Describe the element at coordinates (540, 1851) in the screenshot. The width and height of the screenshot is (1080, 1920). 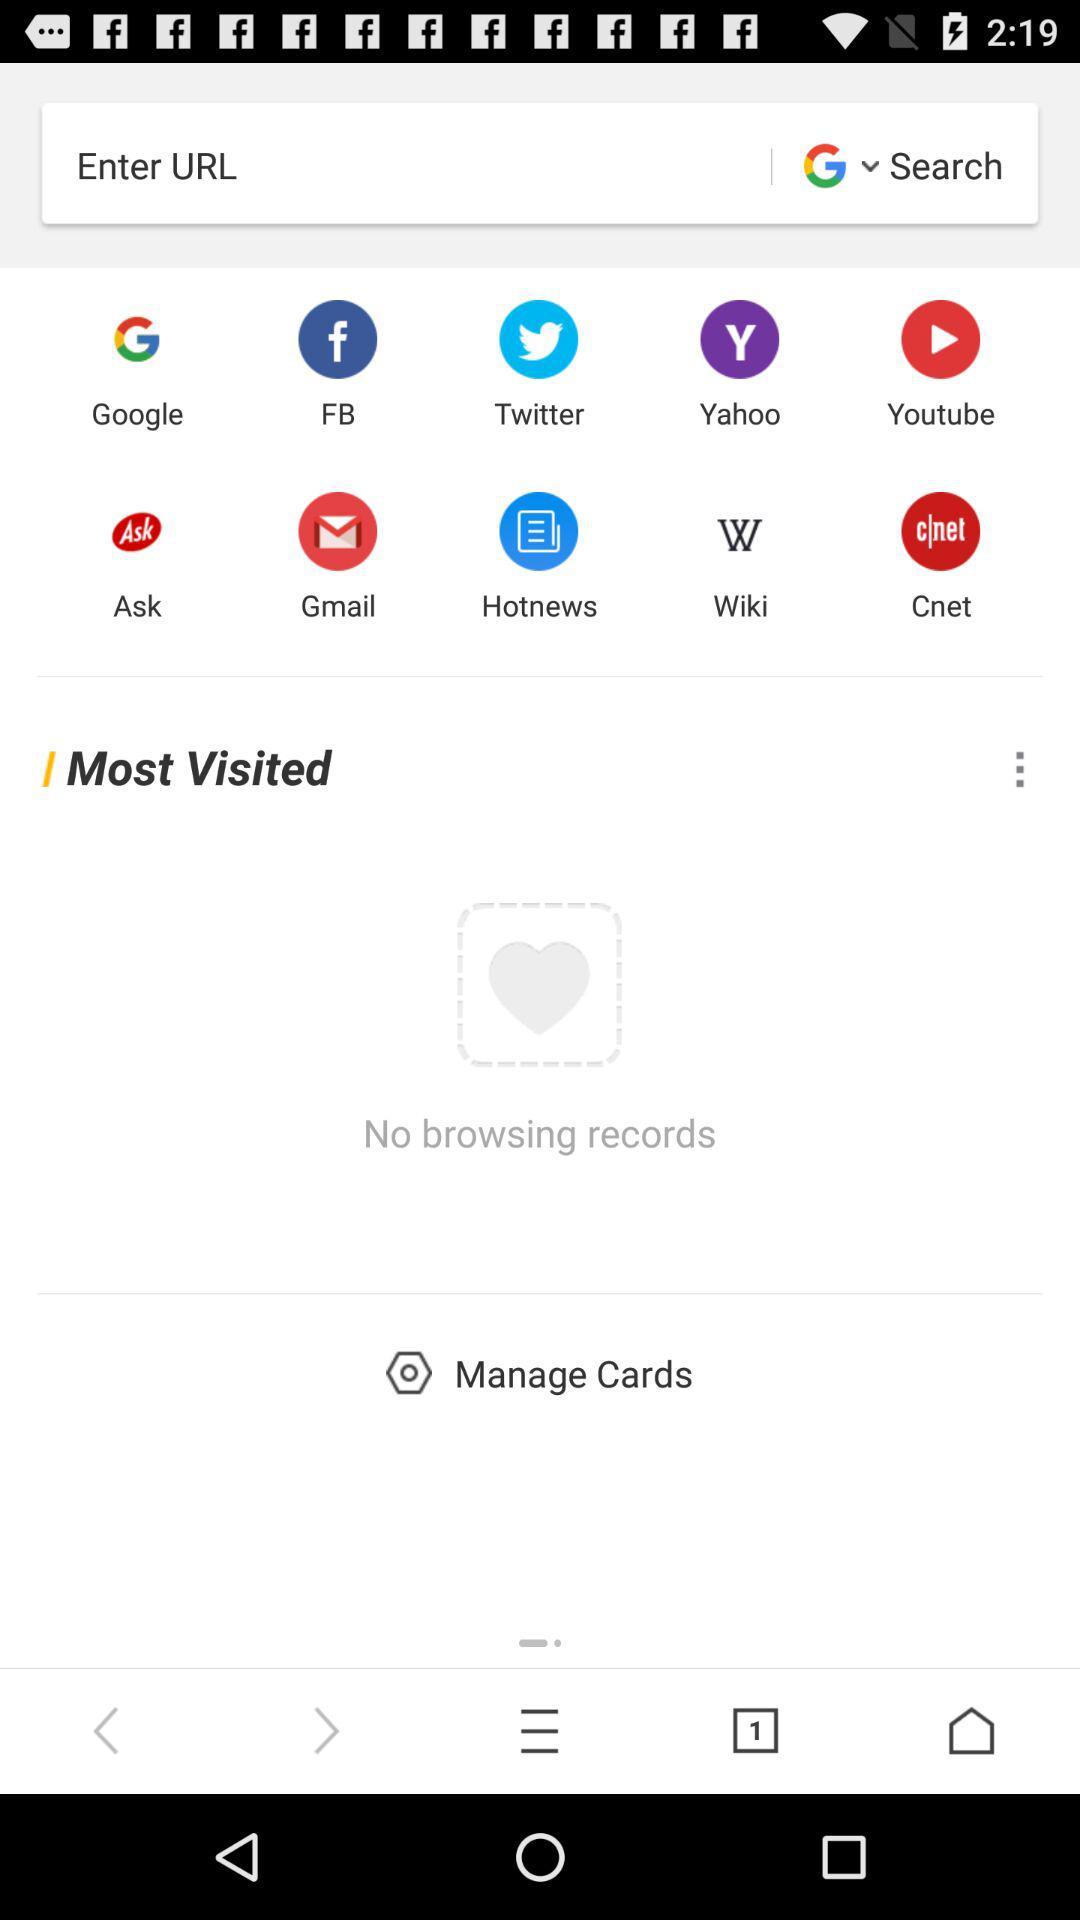
I see `the menu icon` at that location.